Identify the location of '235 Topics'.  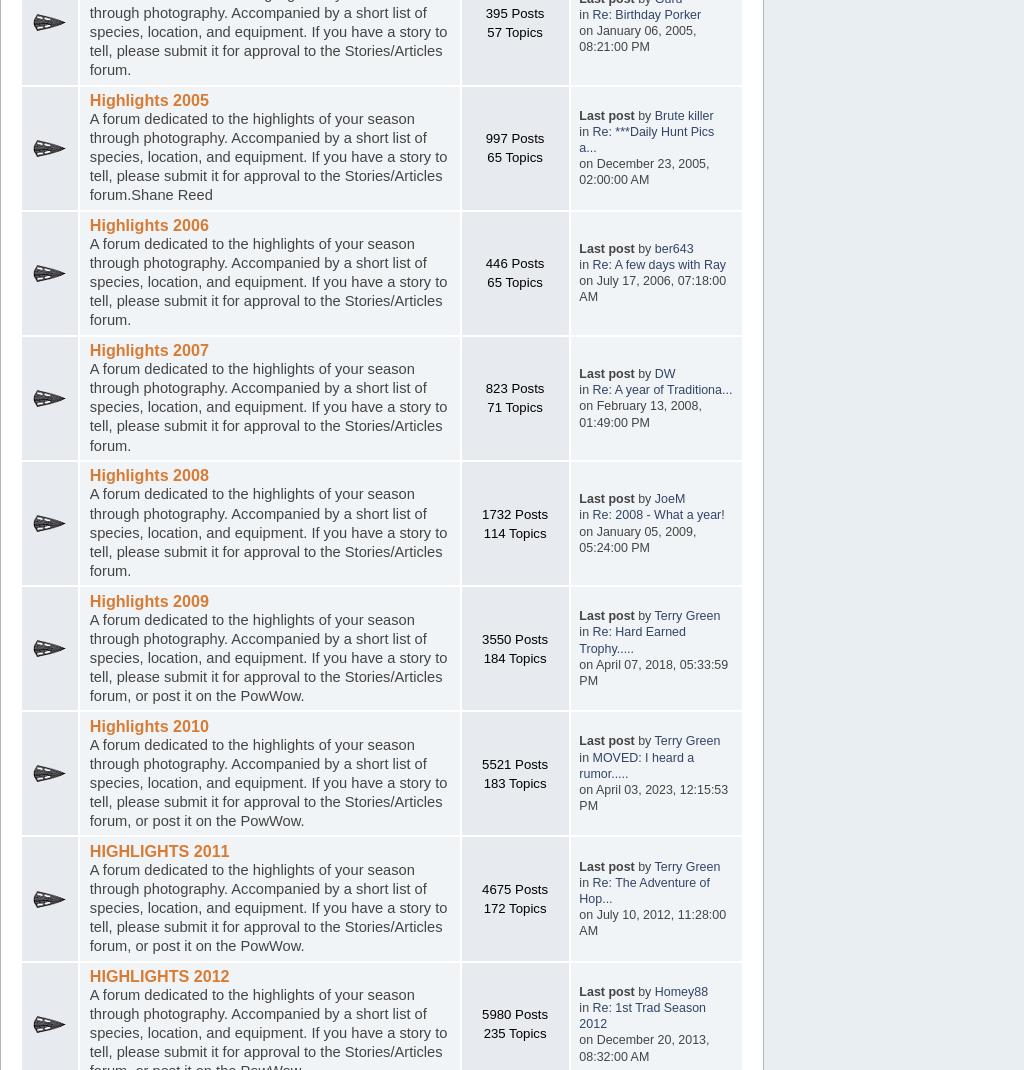
(514, 1033).